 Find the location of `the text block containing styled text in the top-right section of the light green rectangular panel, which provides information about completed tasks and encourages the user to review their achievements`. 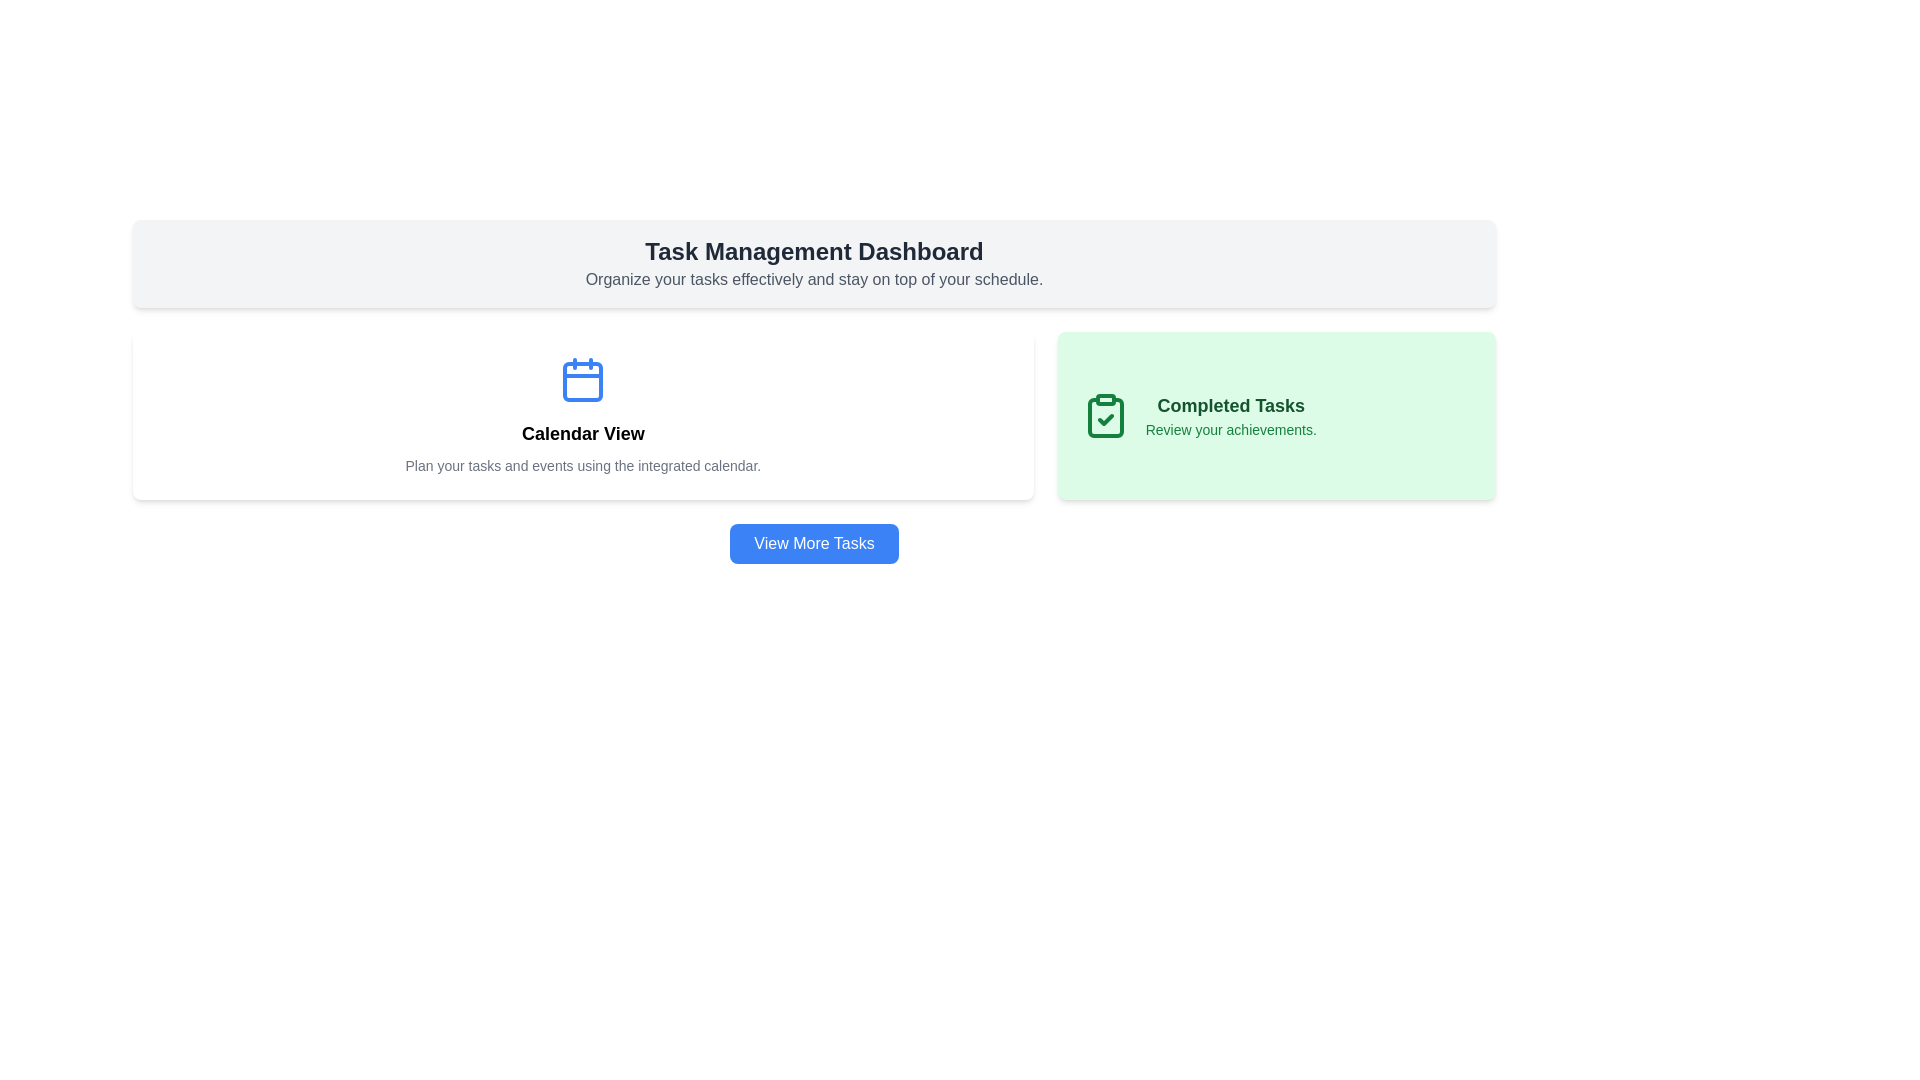

the text block containing styled text in the top-right section of the light green rectangular panel, which provides information about completed tasks and encourages the user to review their achievements is located at coordinates (1230, 415).